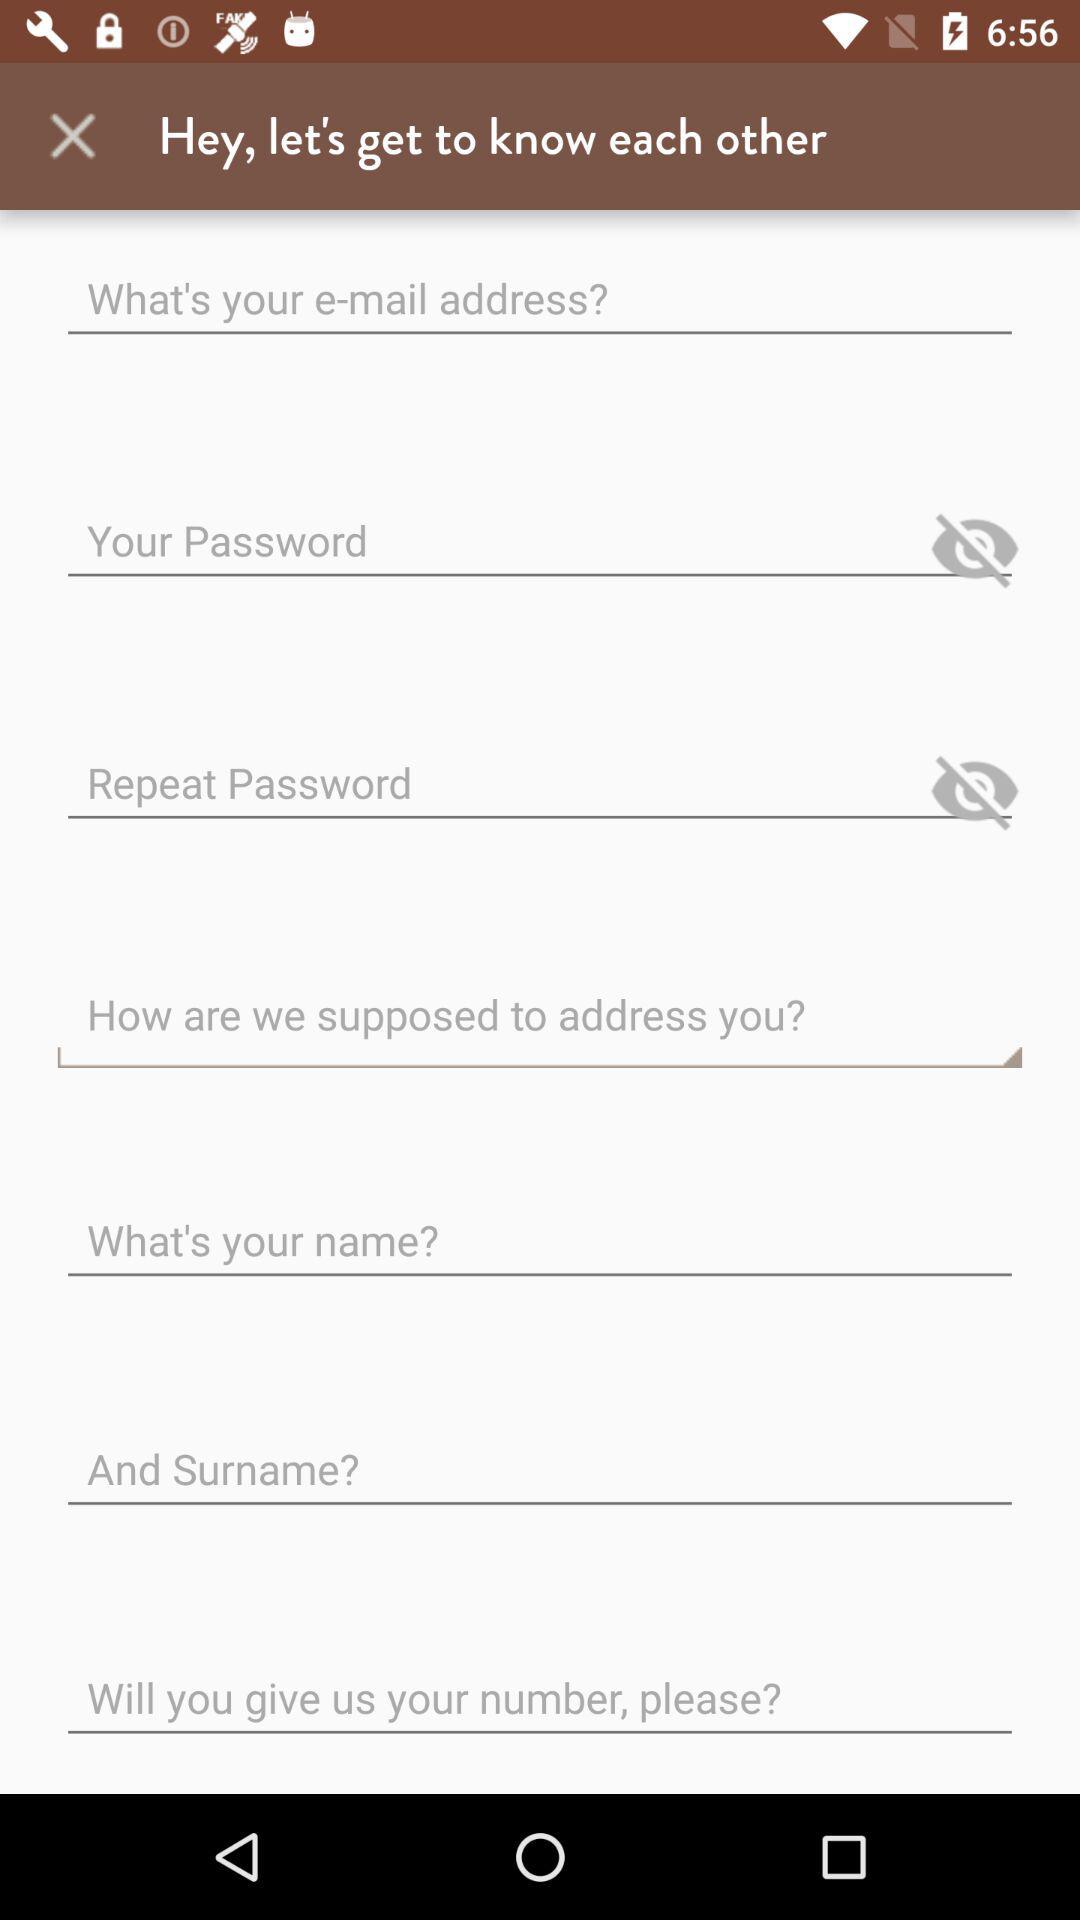 This screenshot has height=1920, width=1080. I want to click on hide password, so click(974, 790).